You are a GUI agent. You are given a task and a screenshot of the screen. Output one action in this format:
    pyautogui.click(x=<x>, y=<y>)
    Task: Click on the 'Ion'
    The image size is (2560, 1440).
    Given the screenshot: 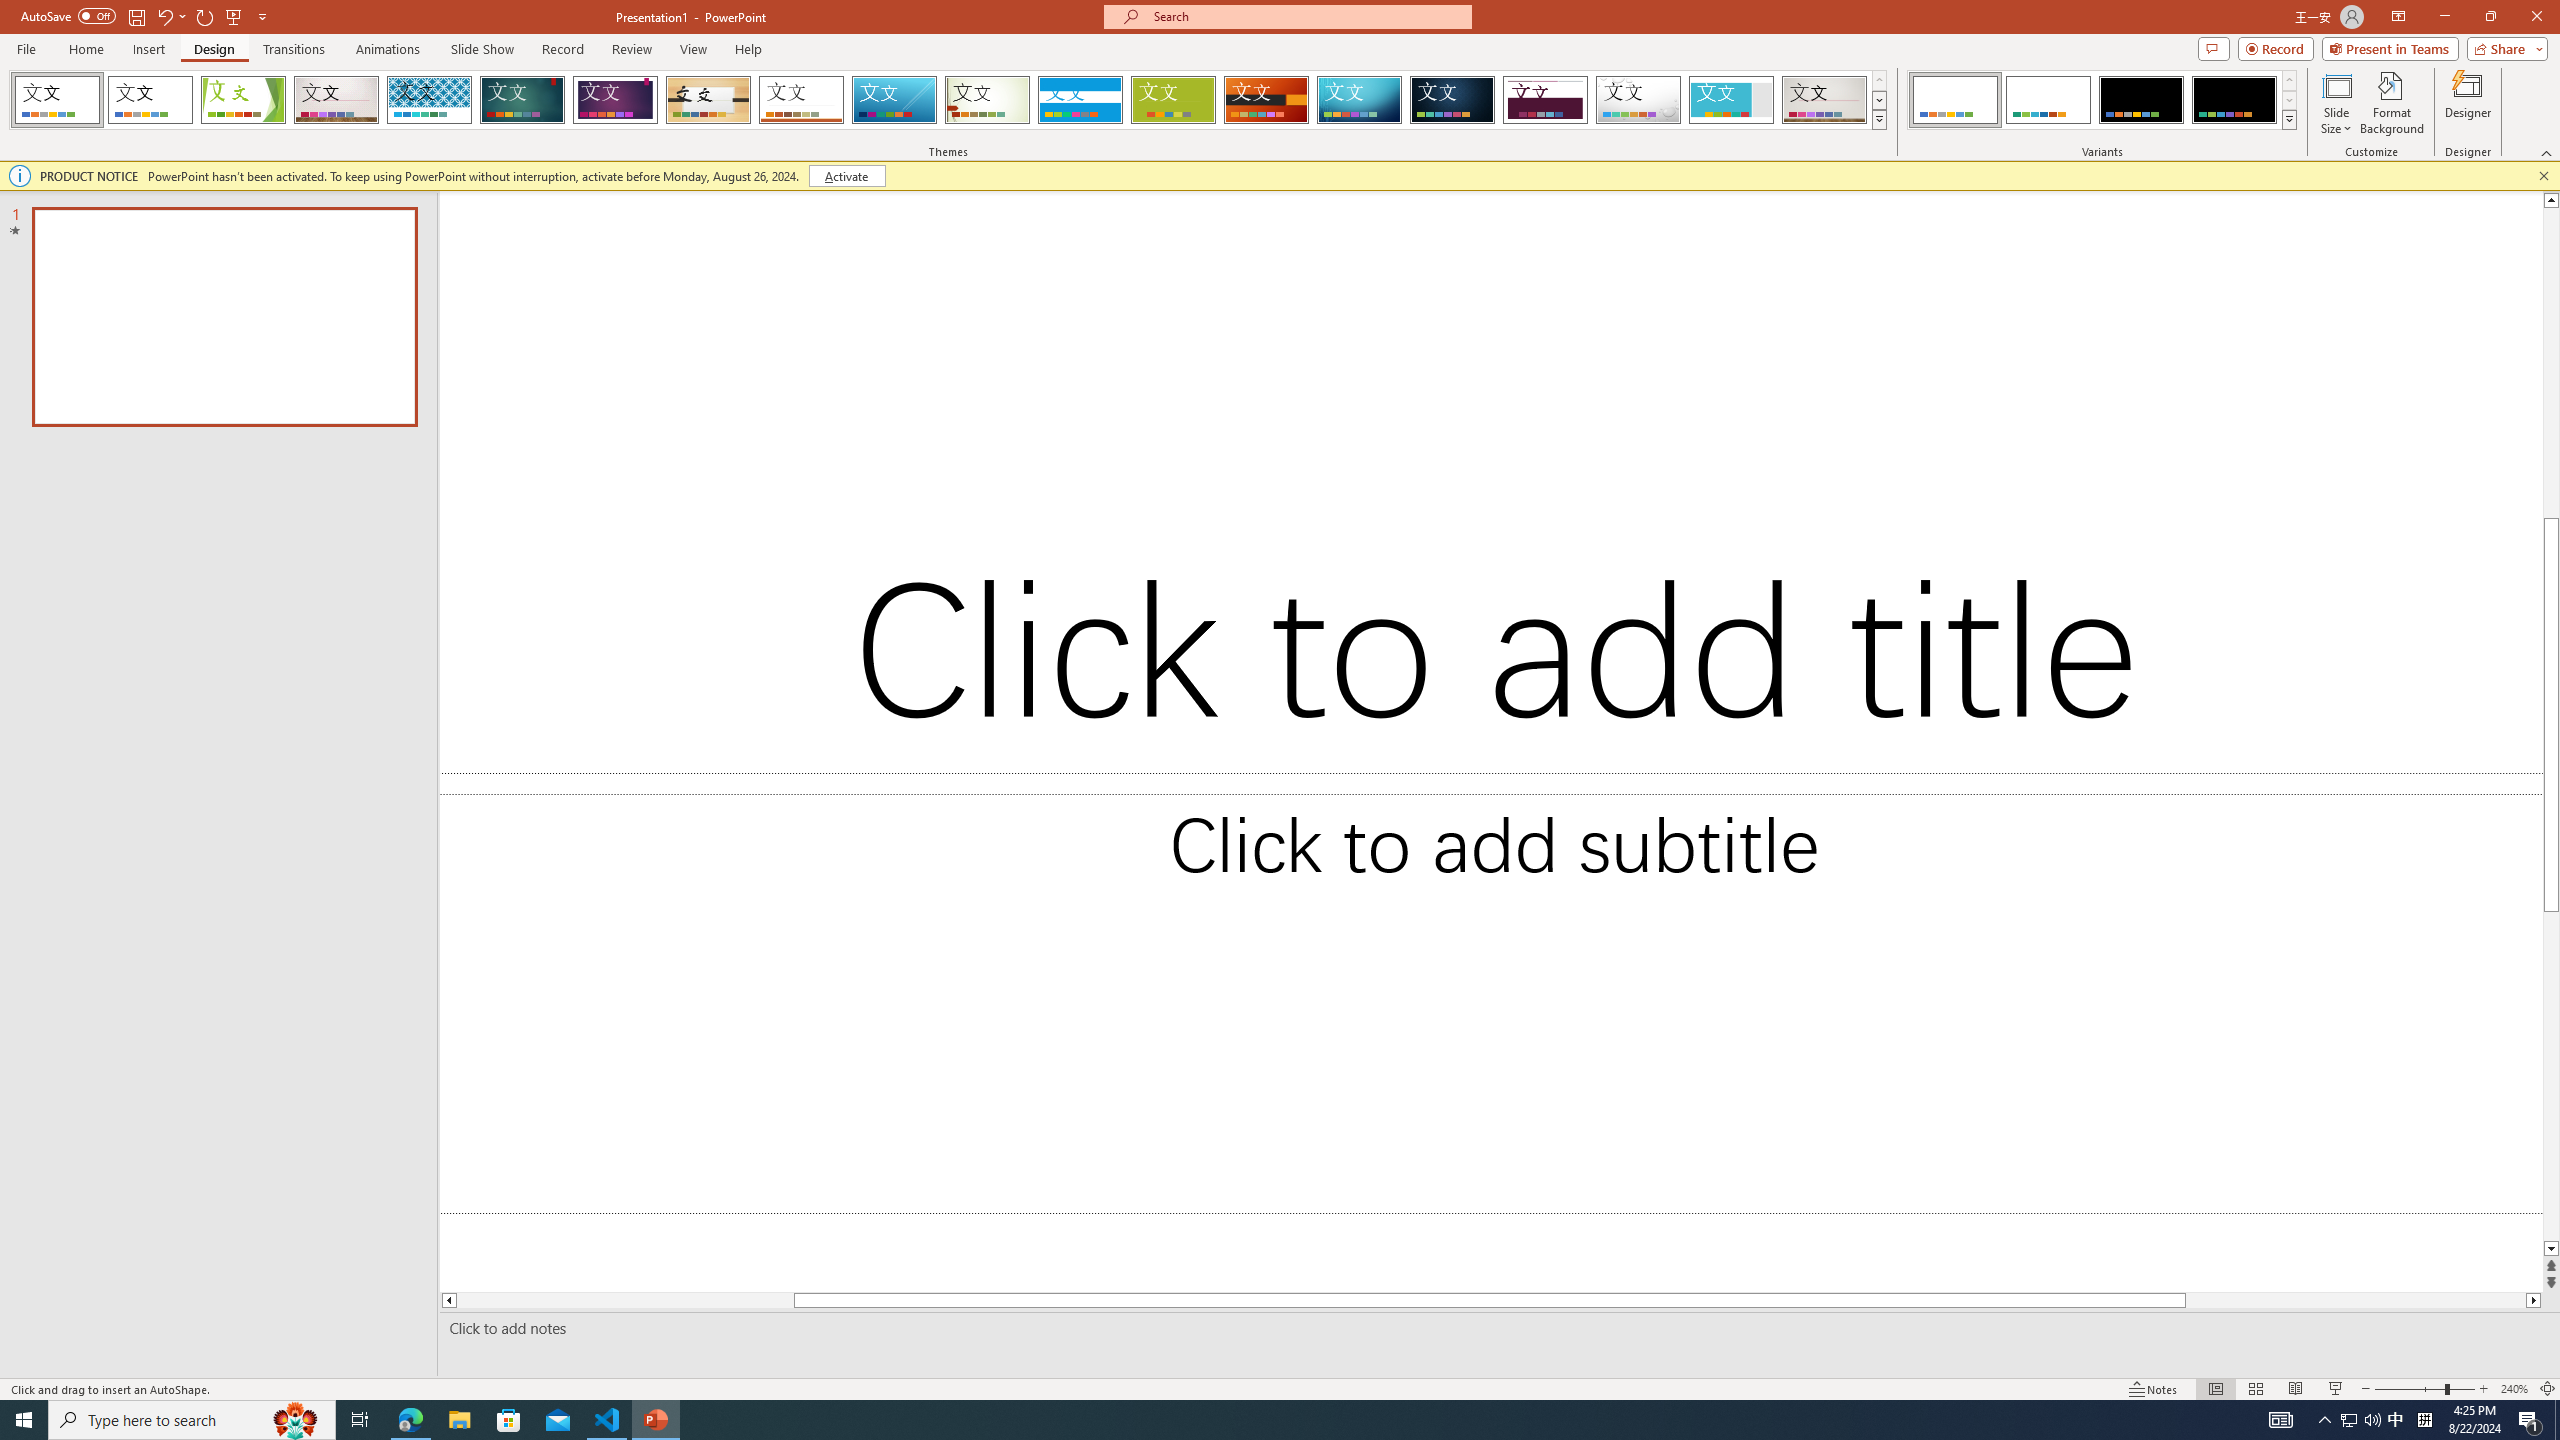 What is the action you would take?
    pyautogui.click(x=521, y=99)
    